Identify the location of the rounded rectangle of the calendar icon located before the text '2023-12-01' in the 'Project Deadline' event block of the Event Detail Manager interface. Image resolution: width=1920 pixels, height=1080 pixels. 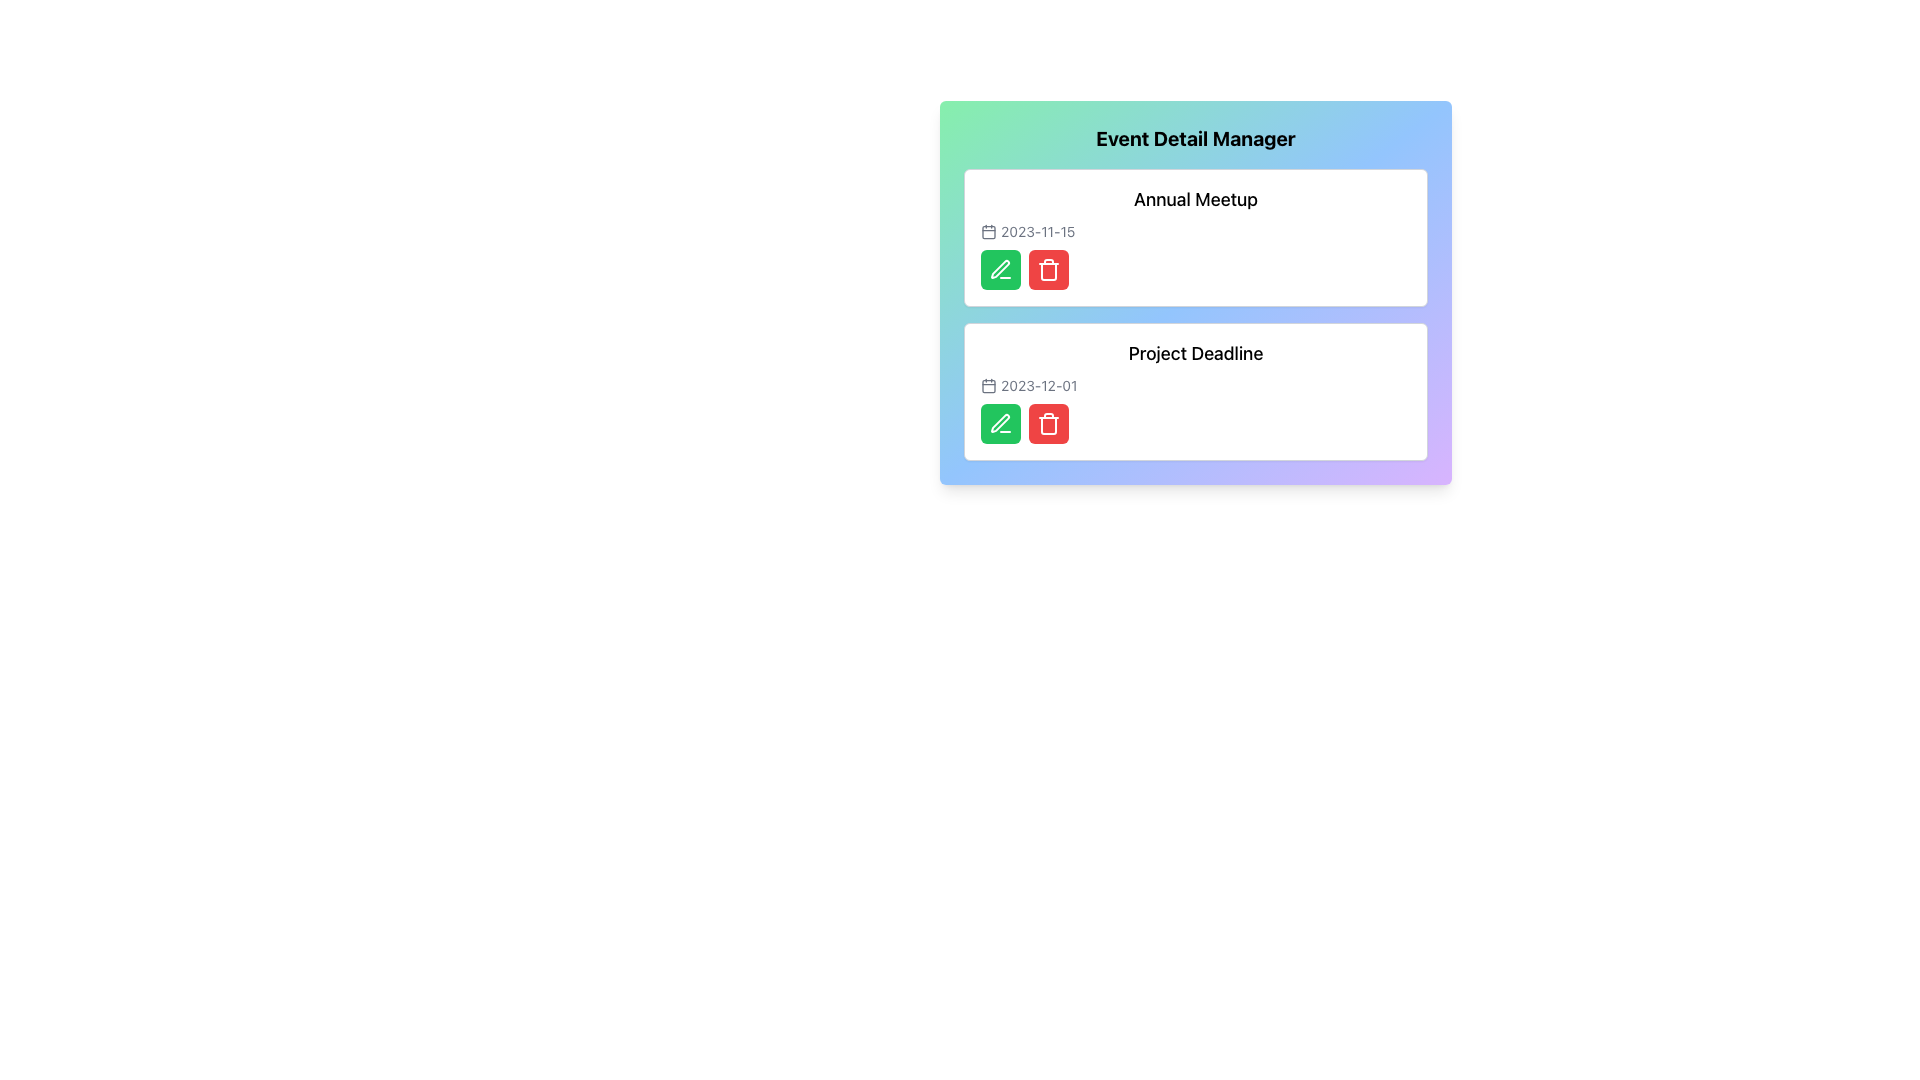
(988, 385).